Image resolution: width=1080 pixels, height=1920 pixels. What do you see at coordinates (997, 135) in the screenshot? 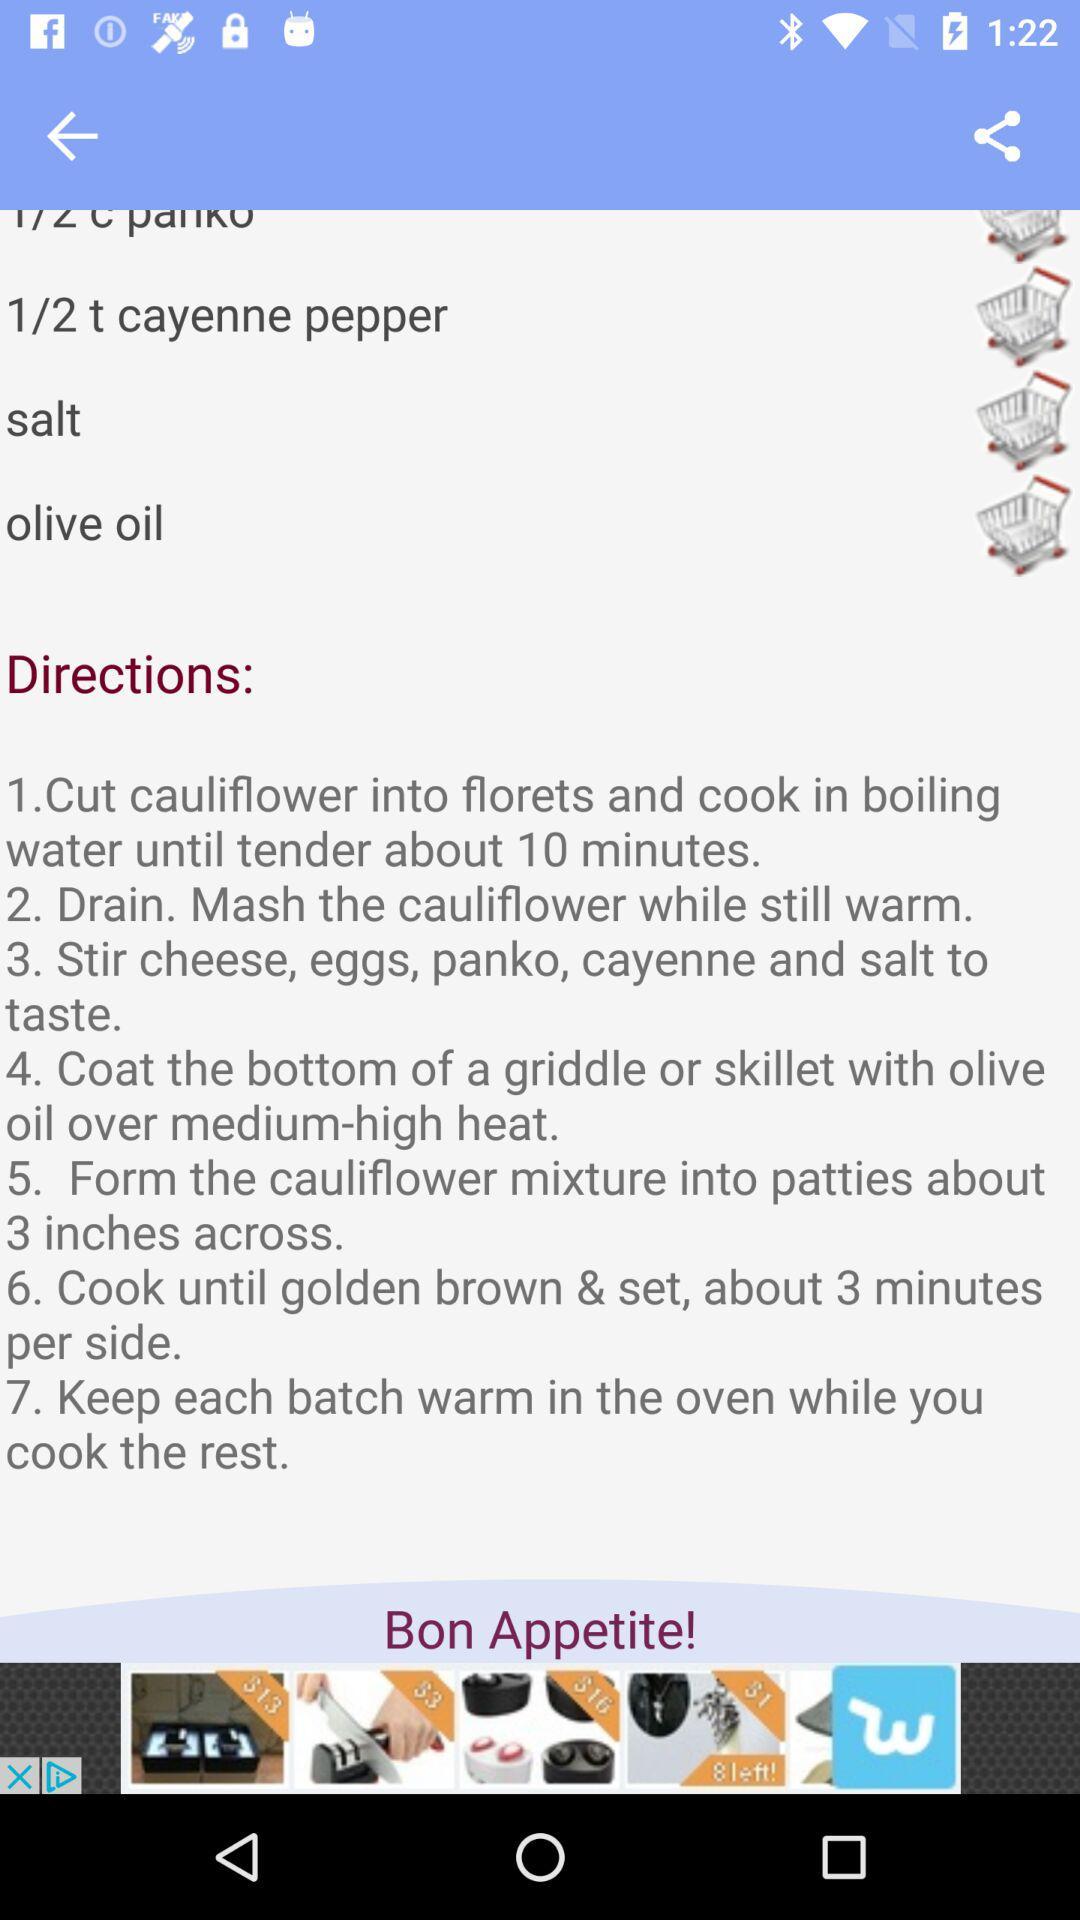
I see `share the article` at bounding box center [997, 135].